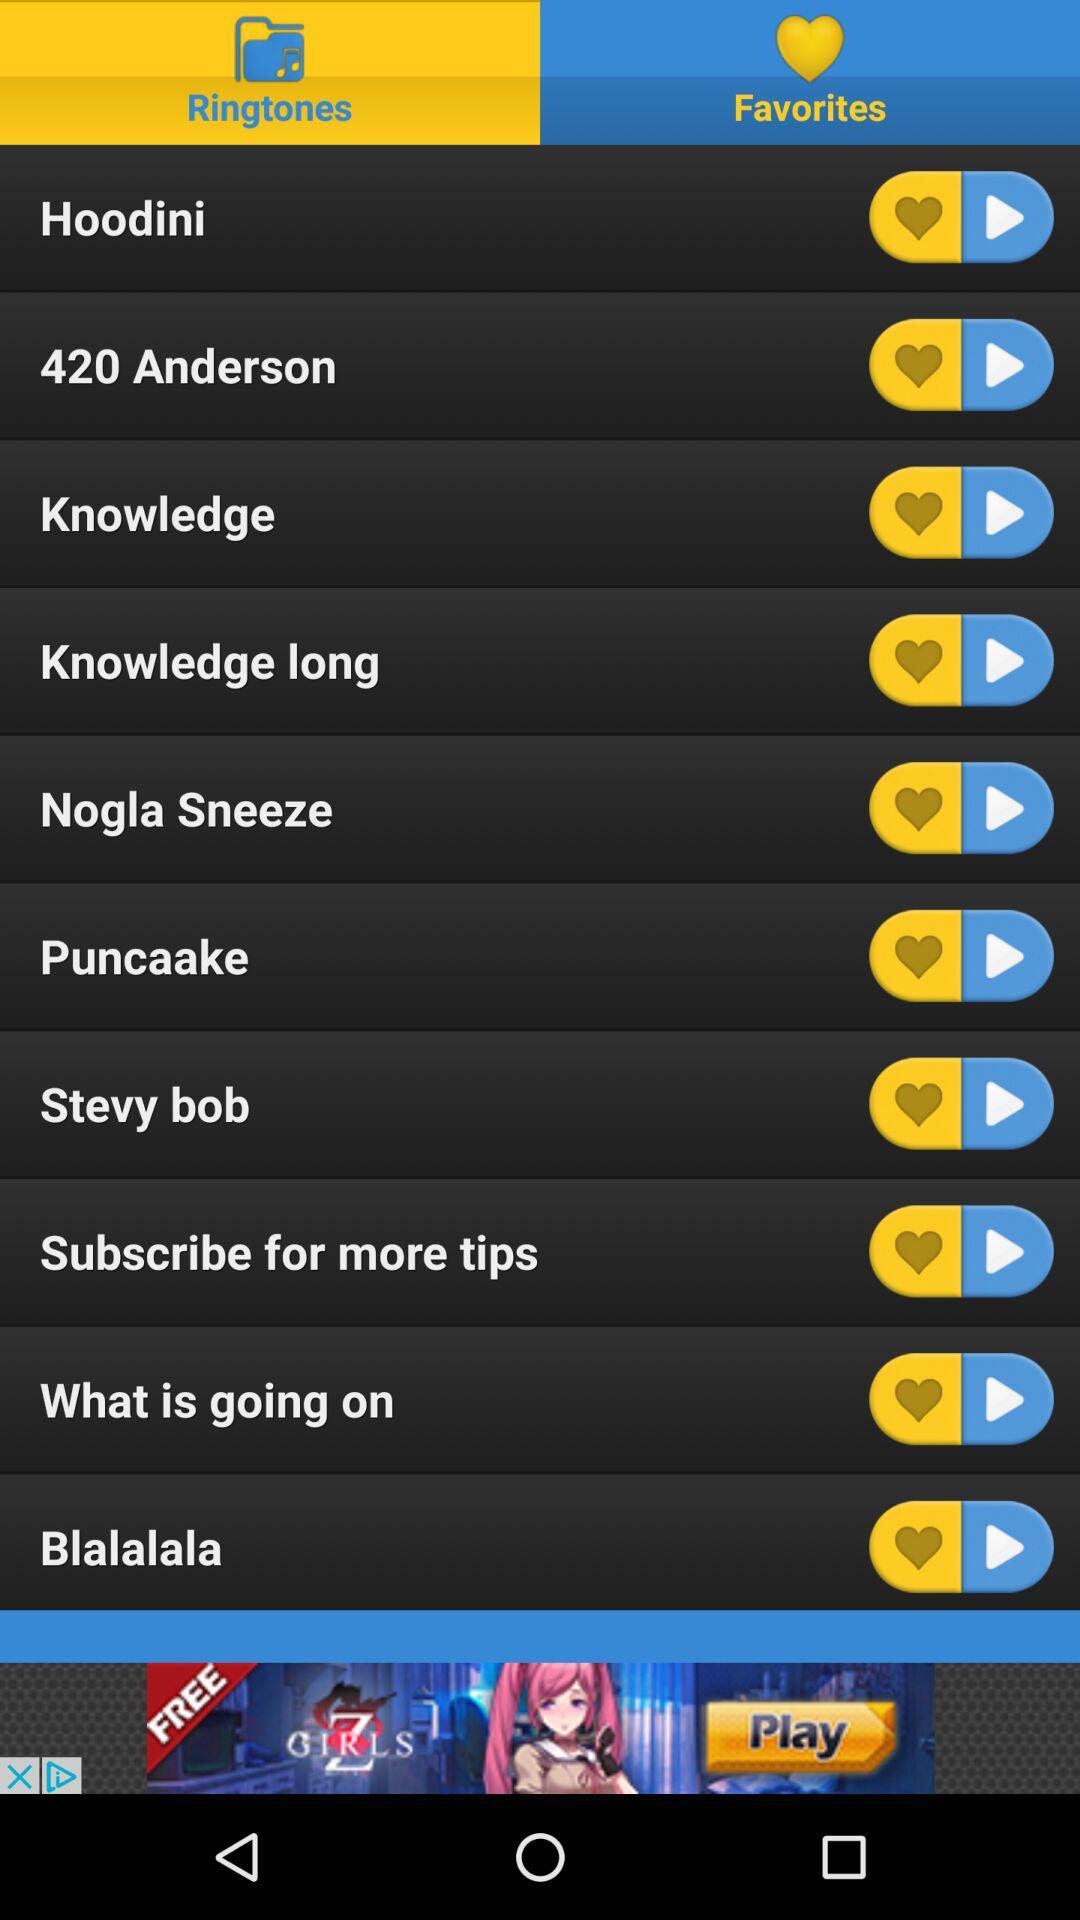 This screenshot has height=1920, width=1080. What do you see at coordinates (1007, 660) in the screenshot?
I see `list option` at bounding box center [1007, 660].